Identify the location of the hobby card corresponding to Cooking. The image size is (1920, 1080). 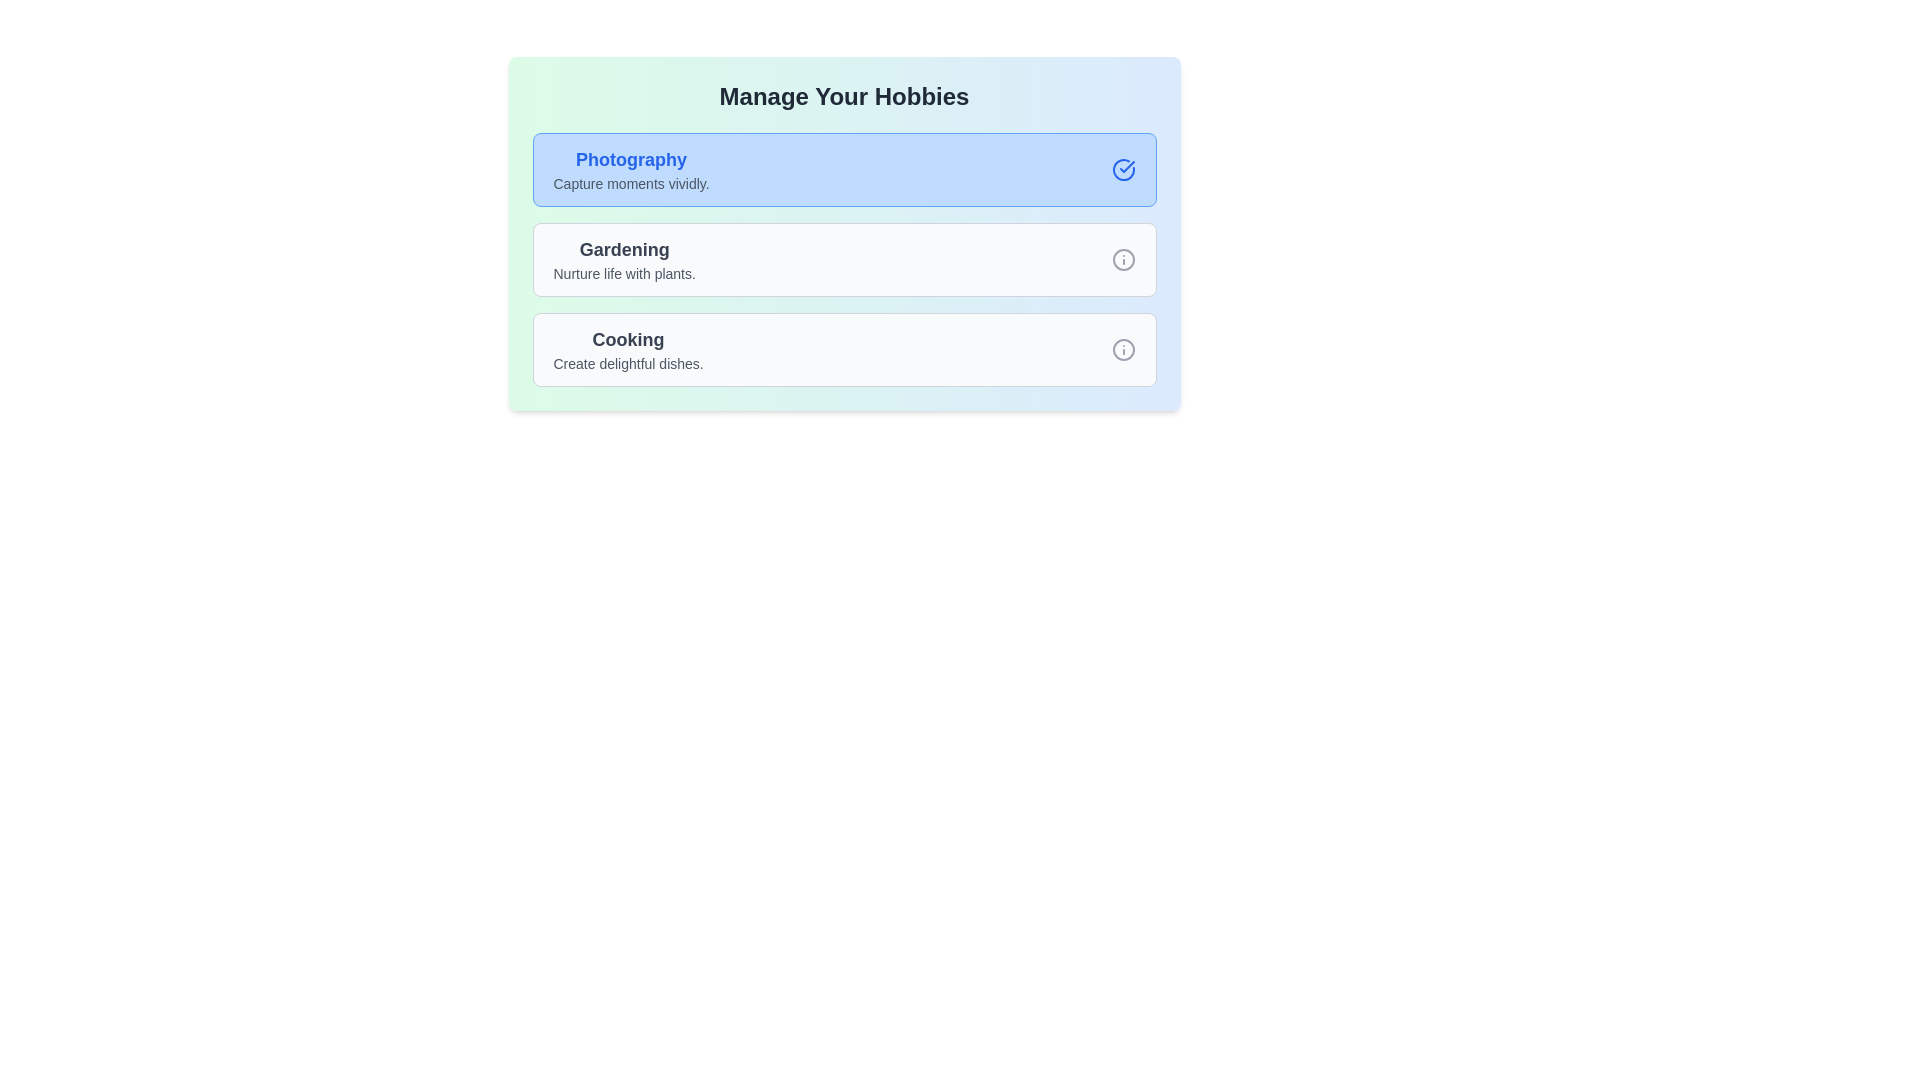
(844, 349).